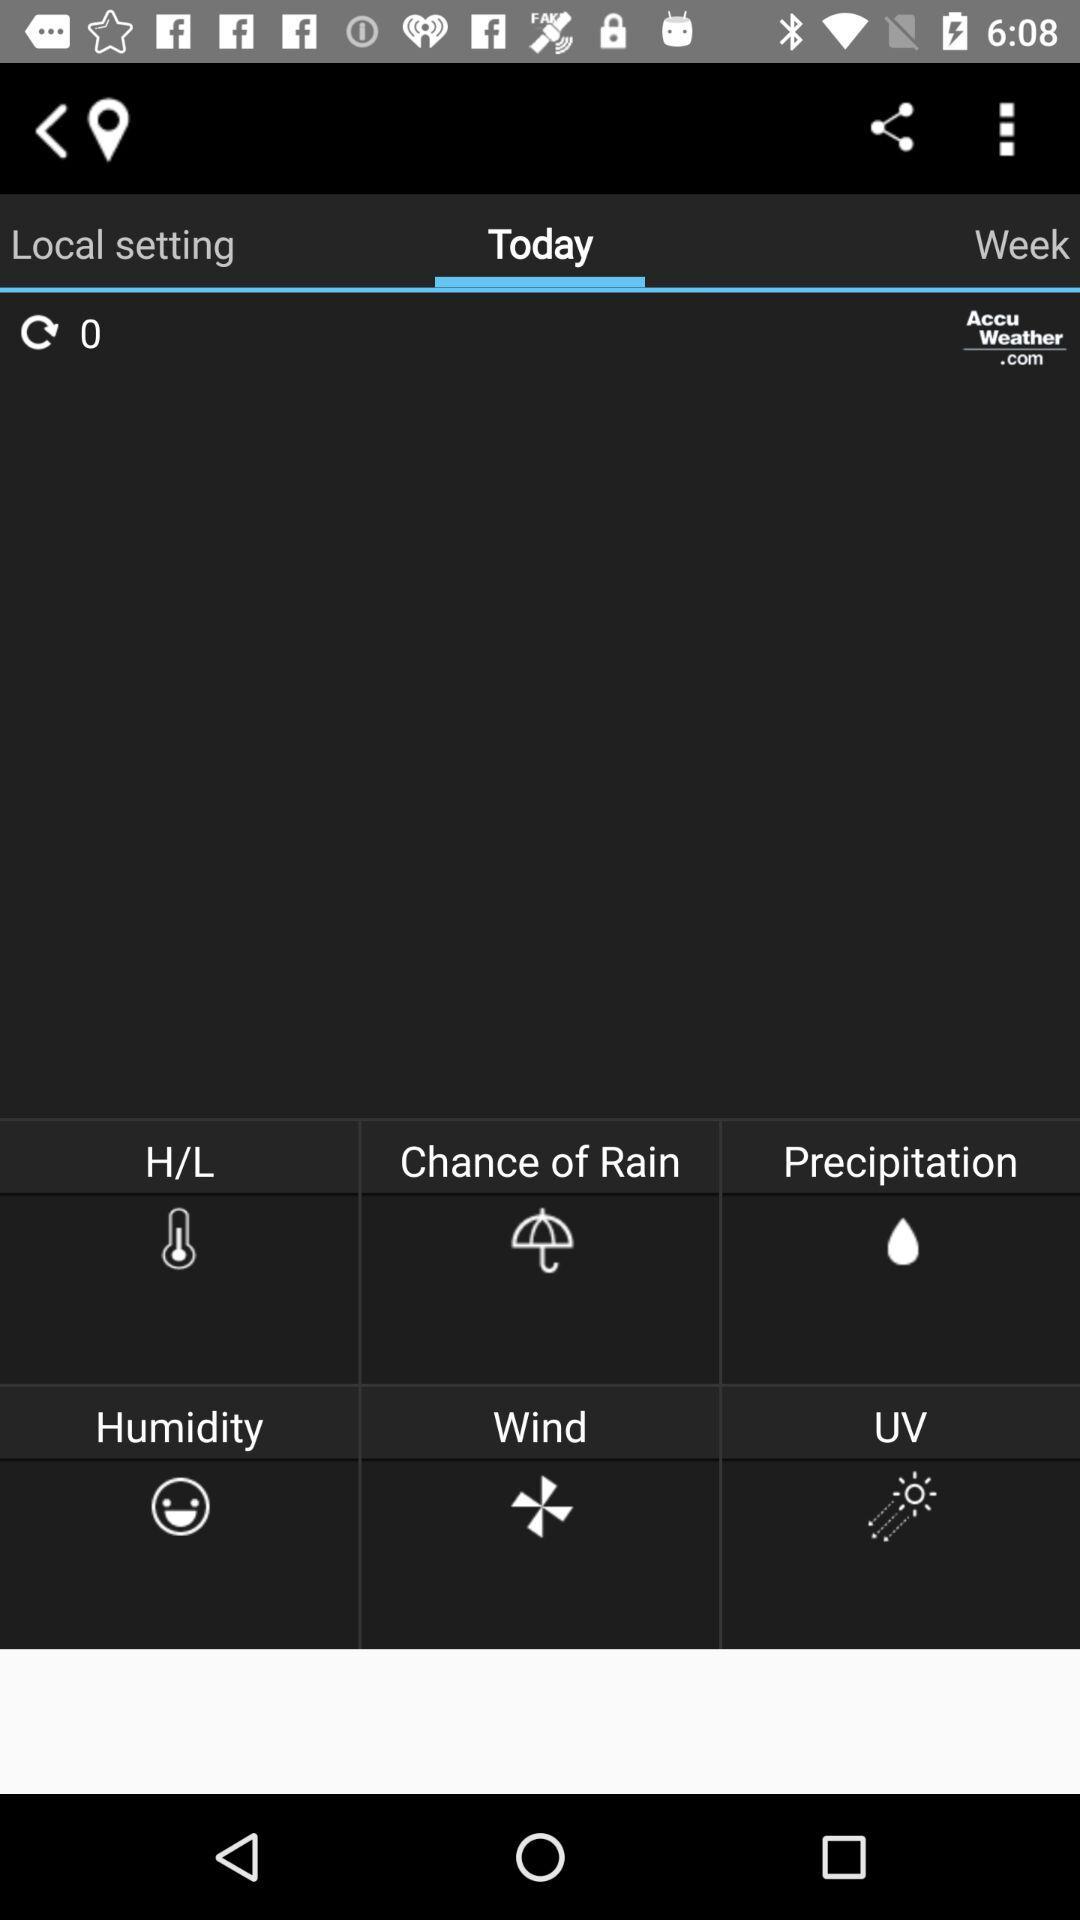 This screenshot has width=1080, height=1920. What do you see at coordinates (48, 127) in the screenshot?
I see `go back` at bounding box center [48, 127].